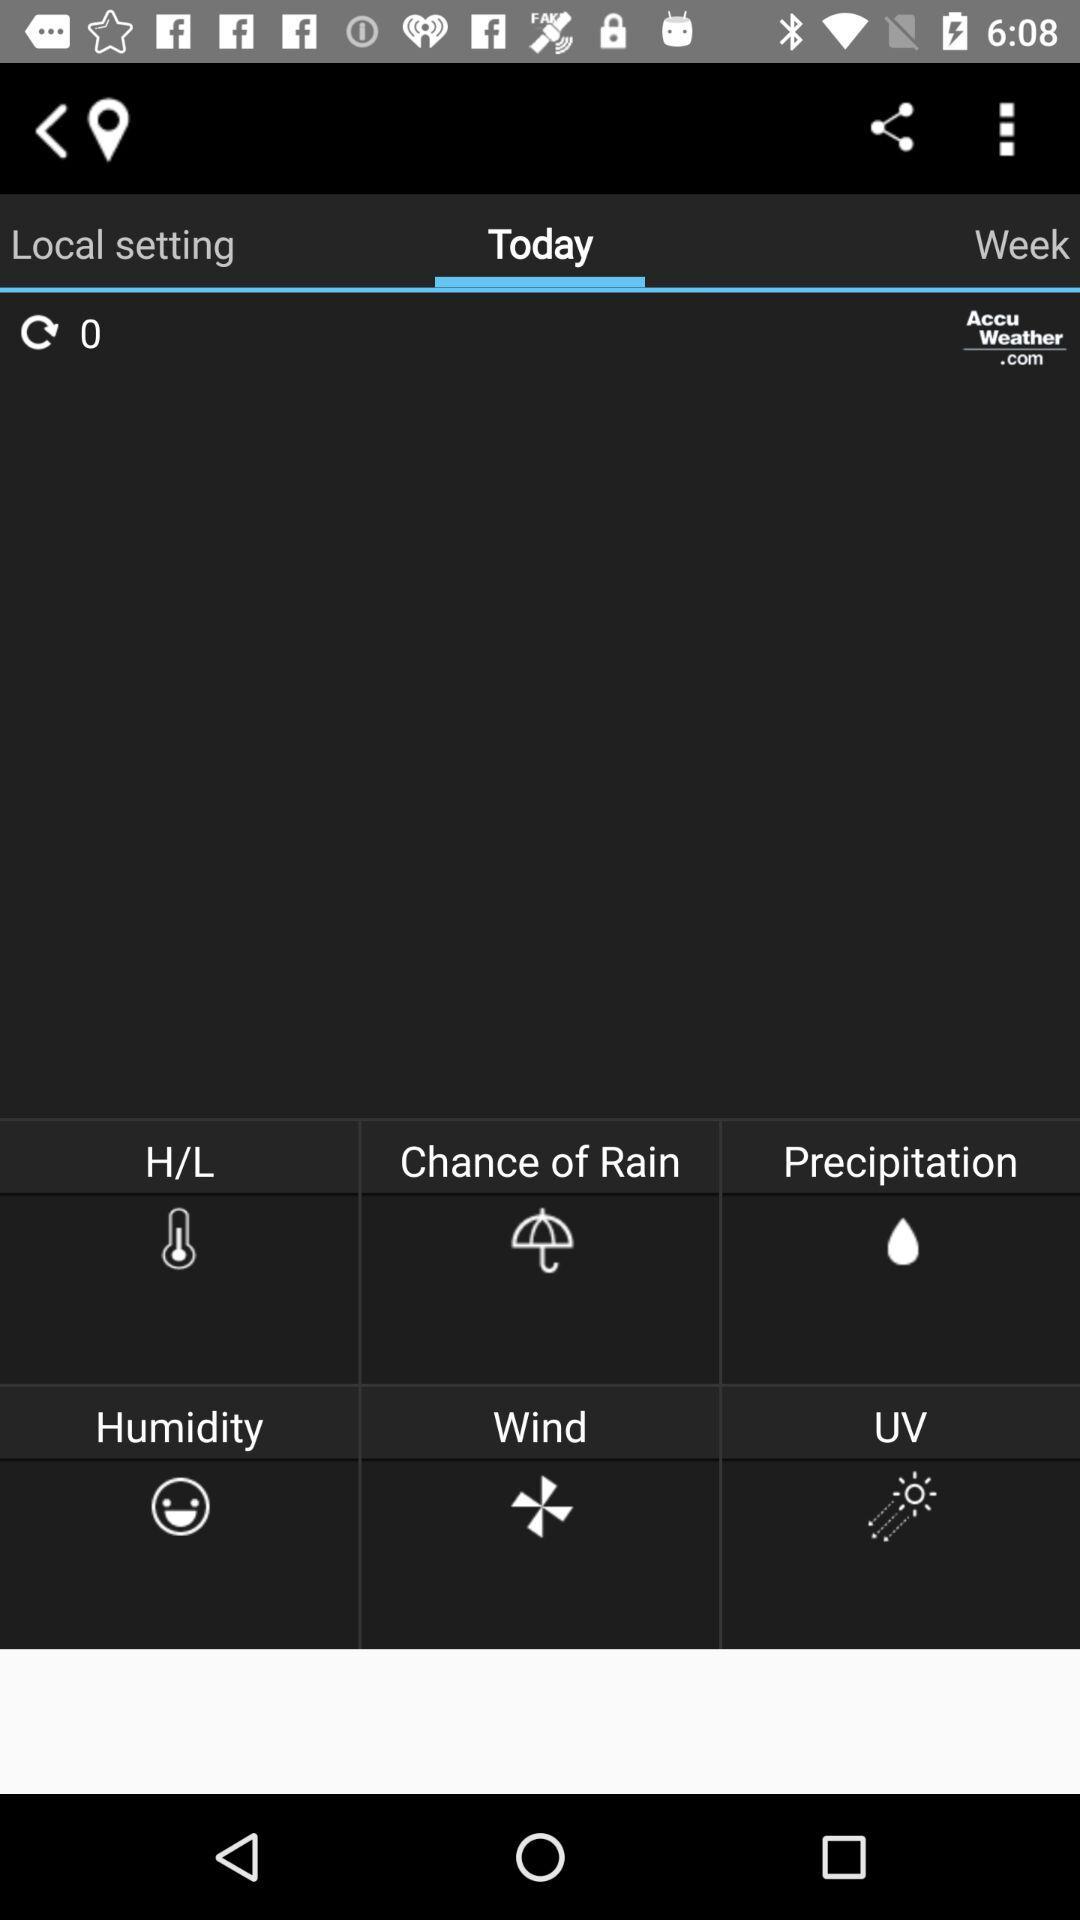 This screenshot has width=1080, height=1920. What do you see at coordinates (48, 127) in the screenshot?
I see `go back` at bounding box center [48, 127].